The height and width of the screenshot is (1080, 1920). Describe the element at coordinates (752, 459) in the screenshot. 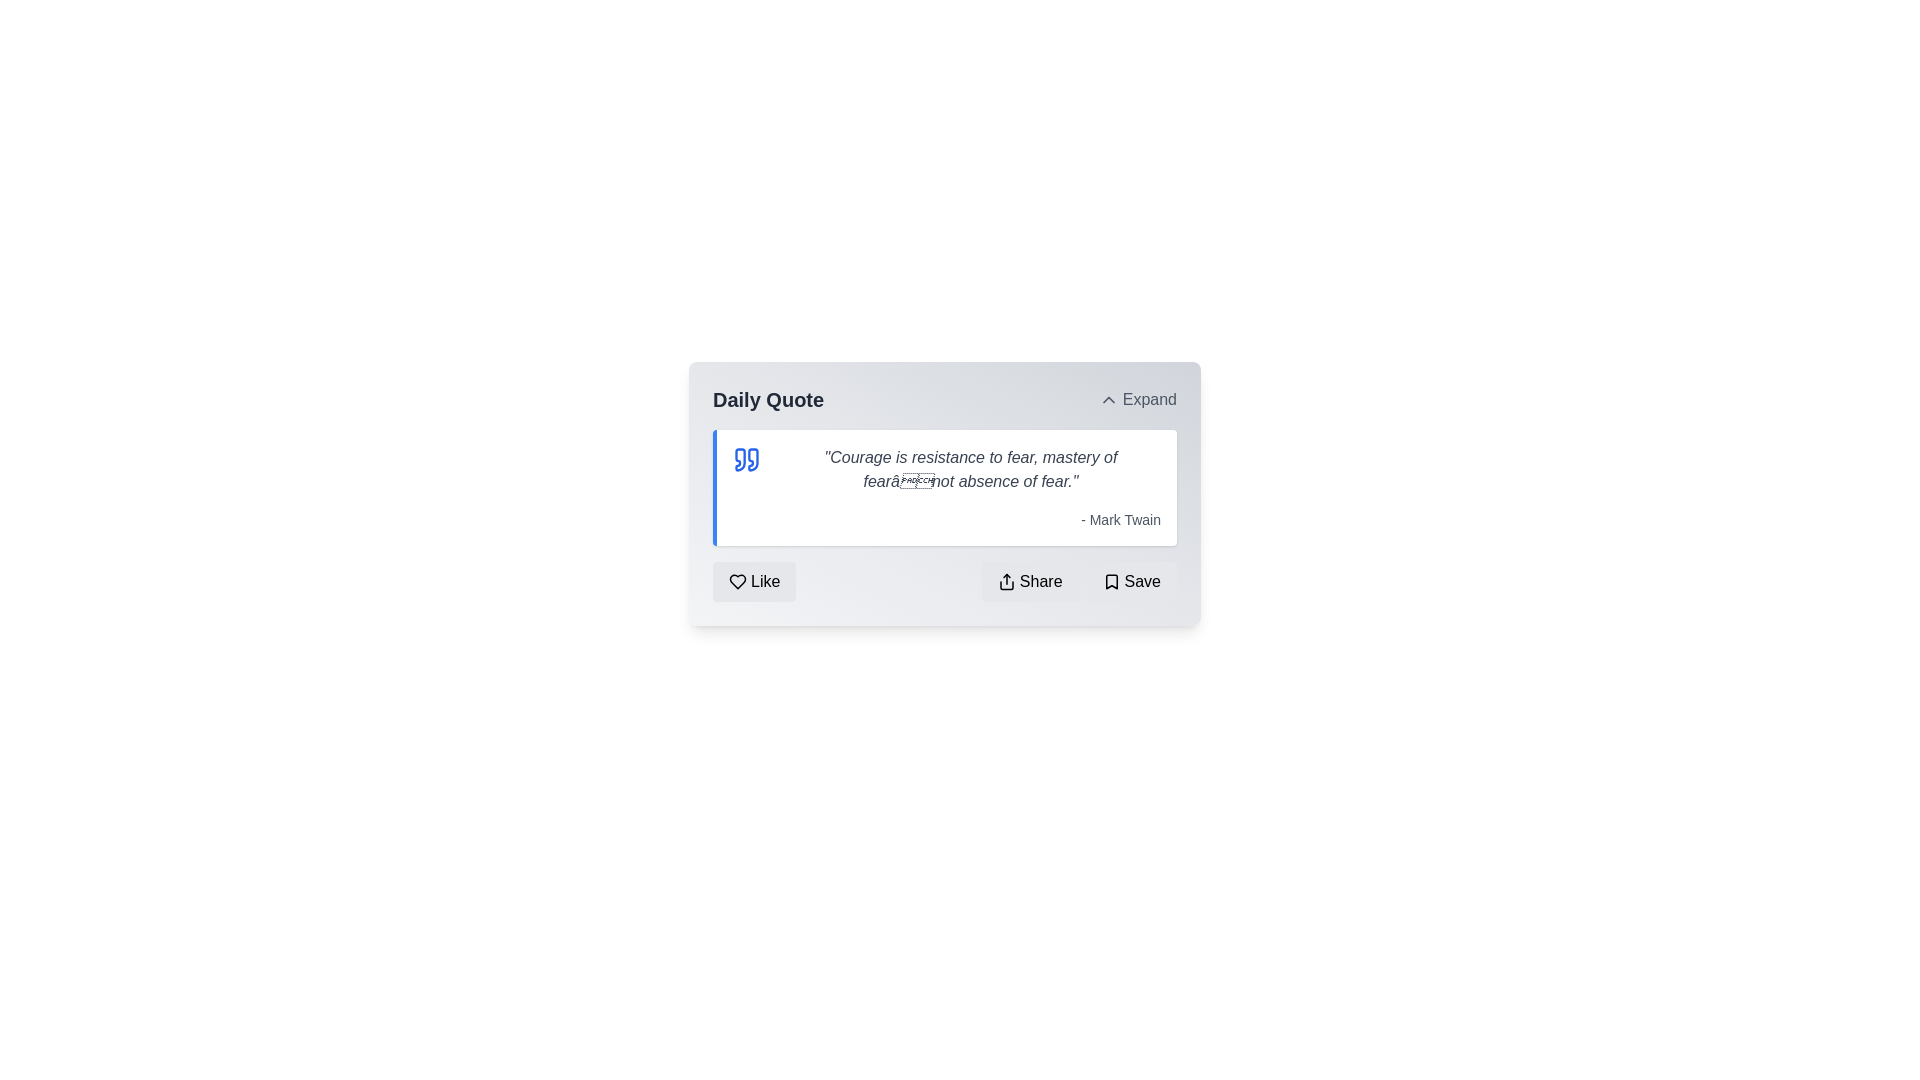

I see `the upper left quotation mark icon in the Daily Quote panel, which visually represents a quotation mark and signifies quoted text` at that location.